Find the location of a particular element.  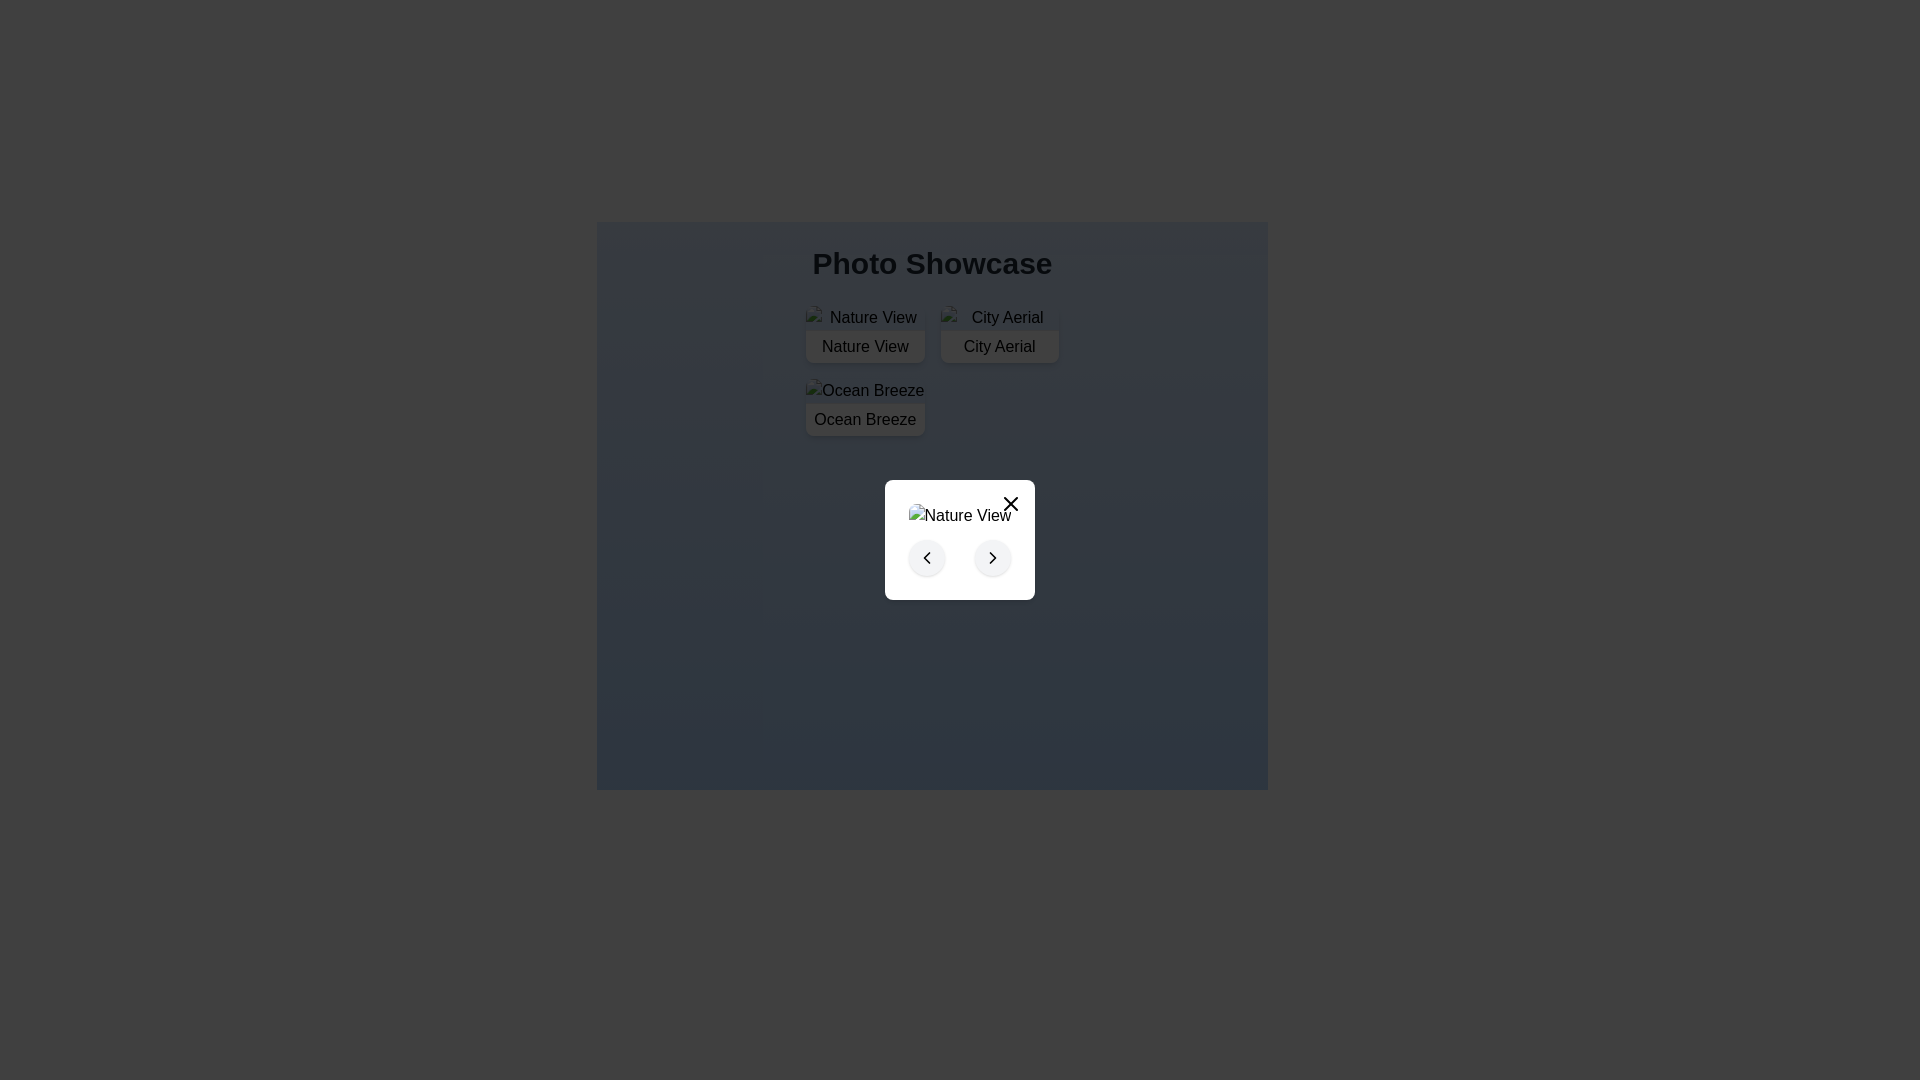

the navigation icon located to the left of the right-facing arrow button in the modal interface is located at coordinates (925, 558).